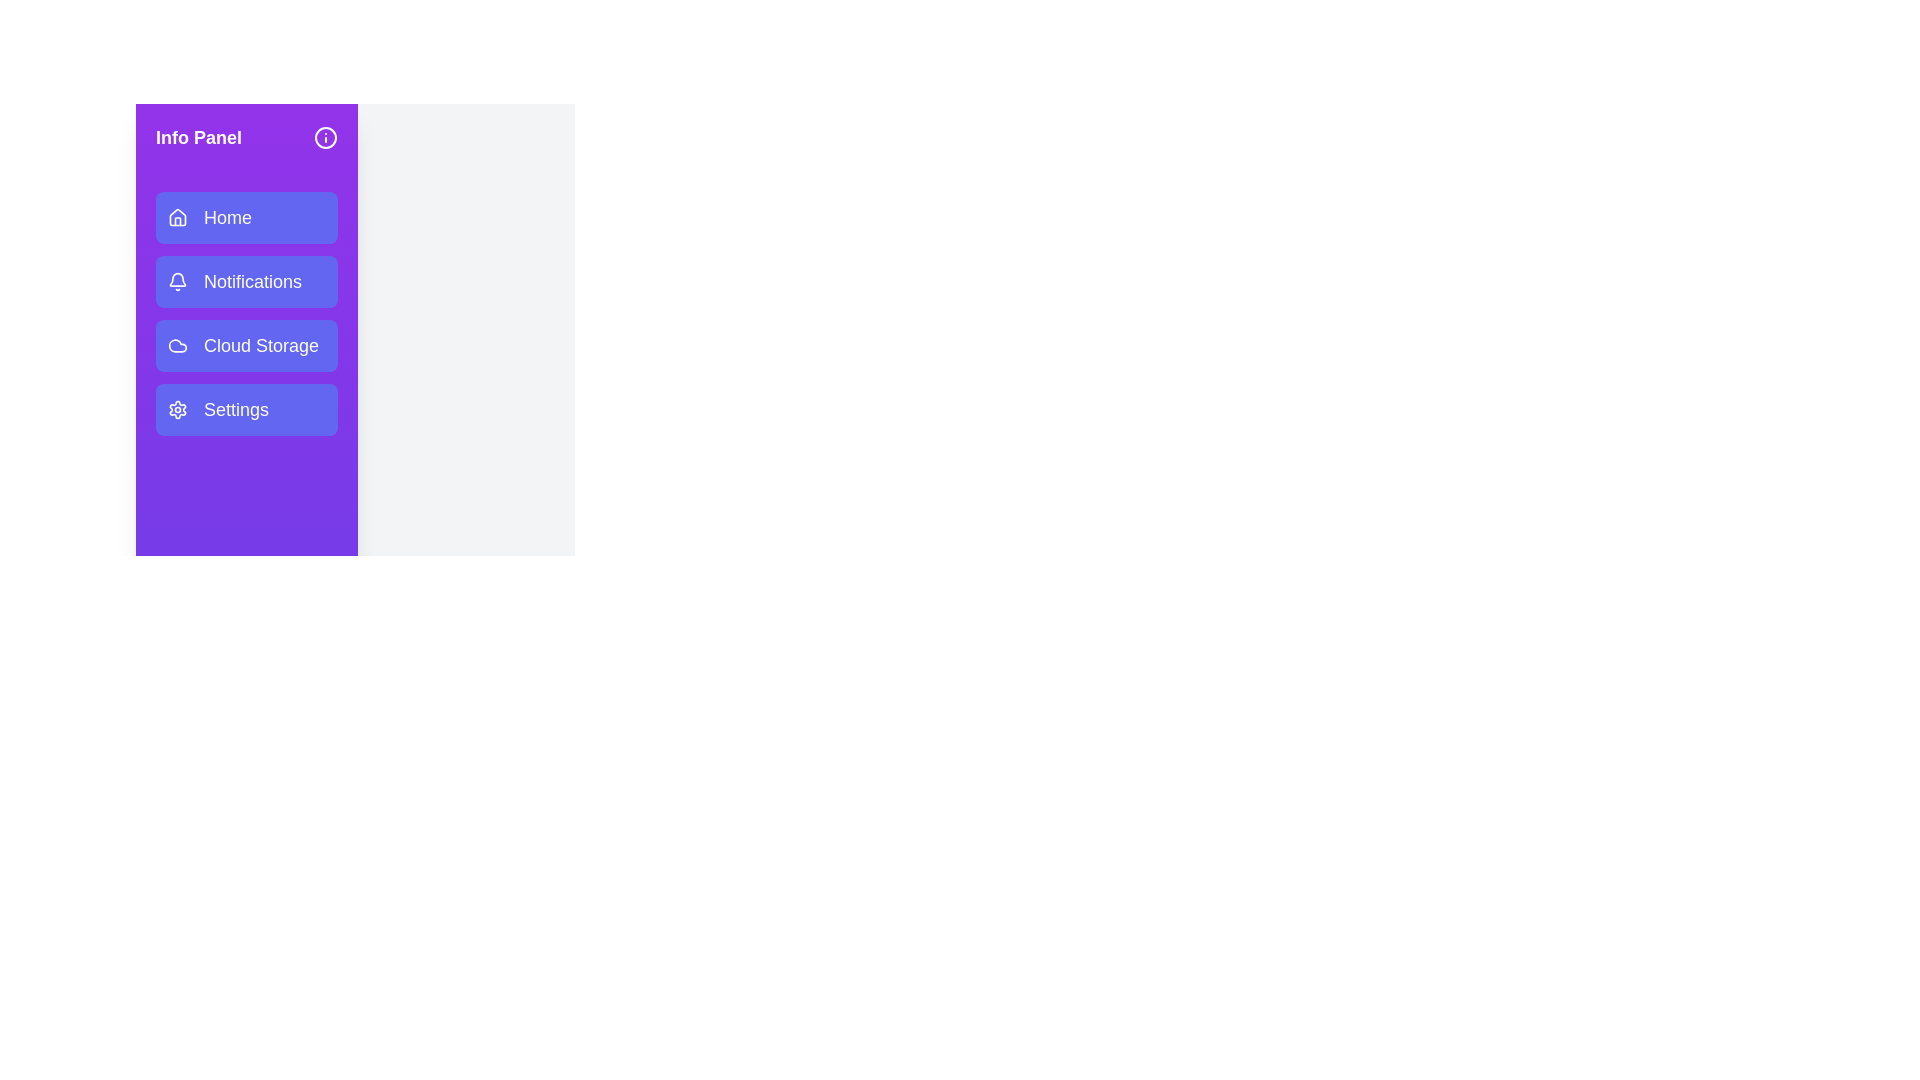  Describe the element at coordinates (245, 408) in the screenshot. I see `the 'Settings' menu item` at that location.